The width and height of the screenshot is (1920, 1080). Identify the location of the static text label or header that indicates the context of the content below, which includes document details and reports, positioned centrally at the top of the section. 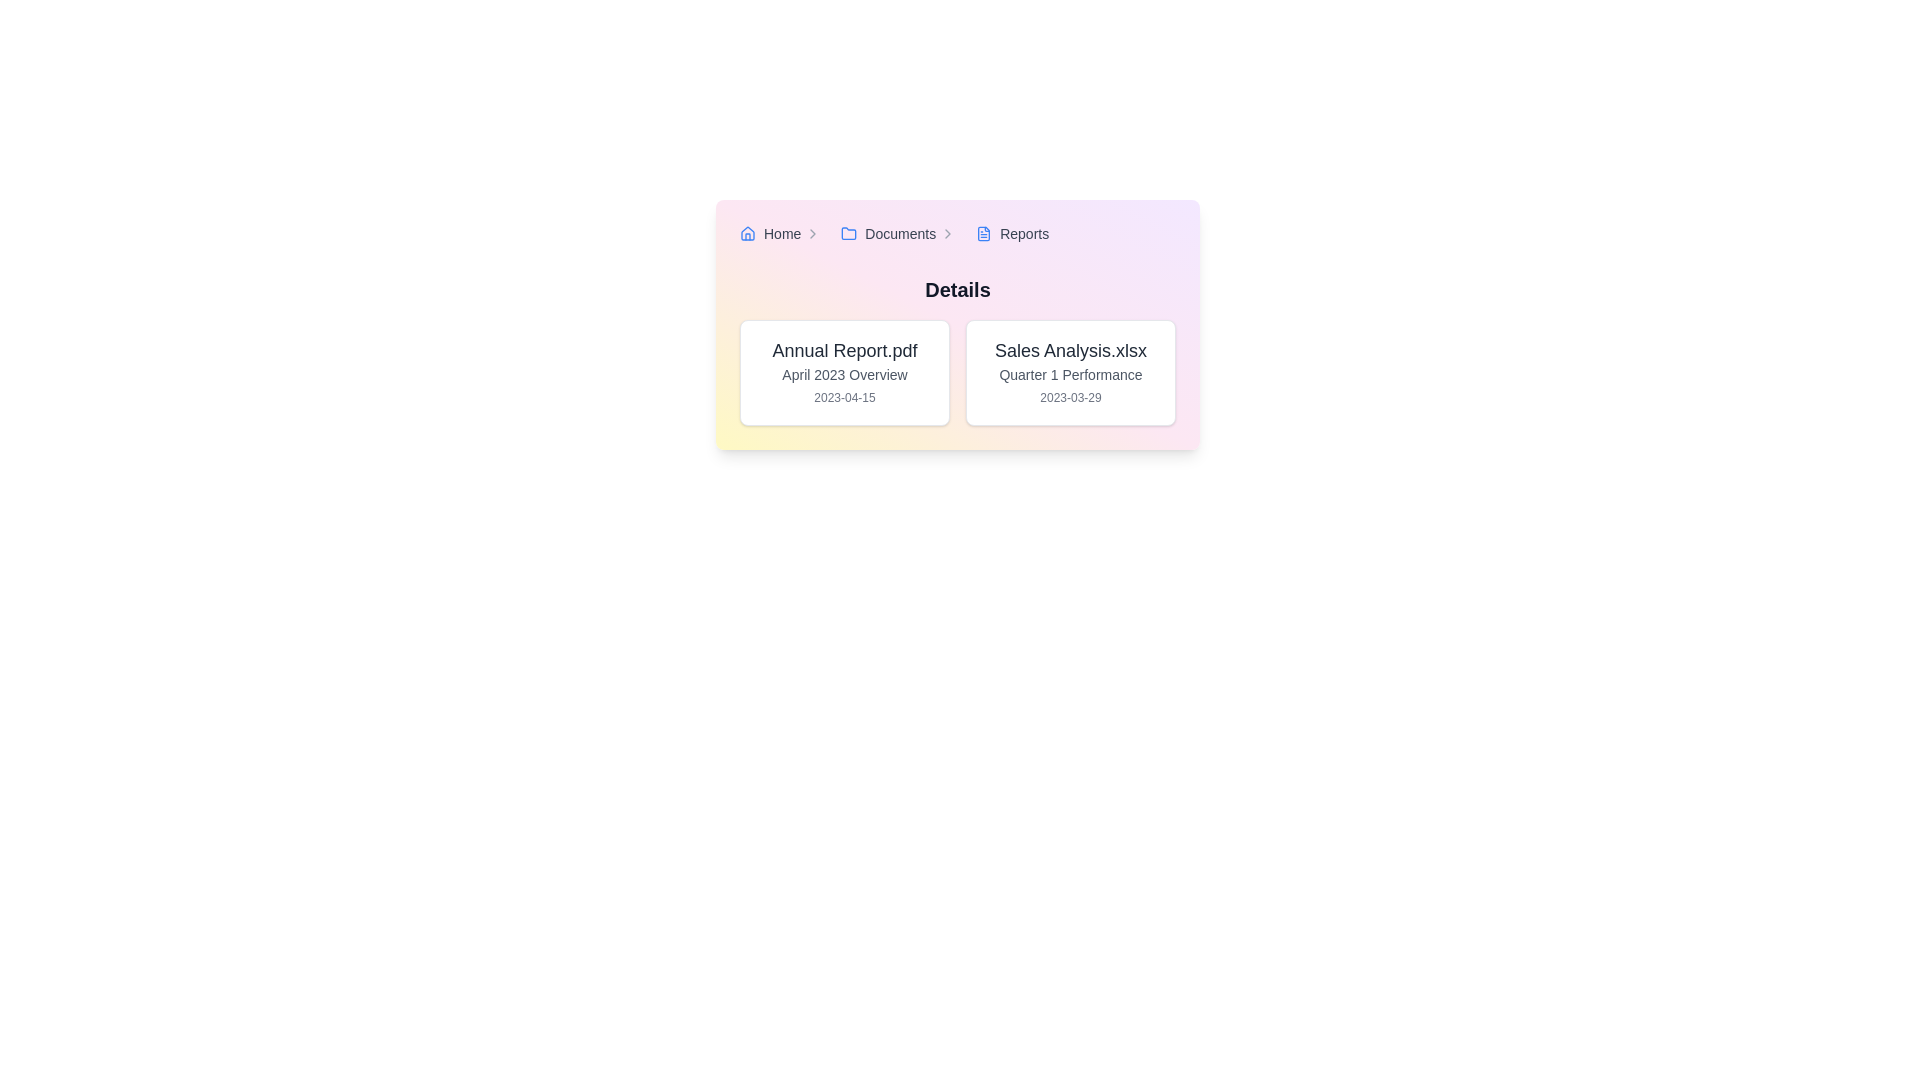
(957, 289).